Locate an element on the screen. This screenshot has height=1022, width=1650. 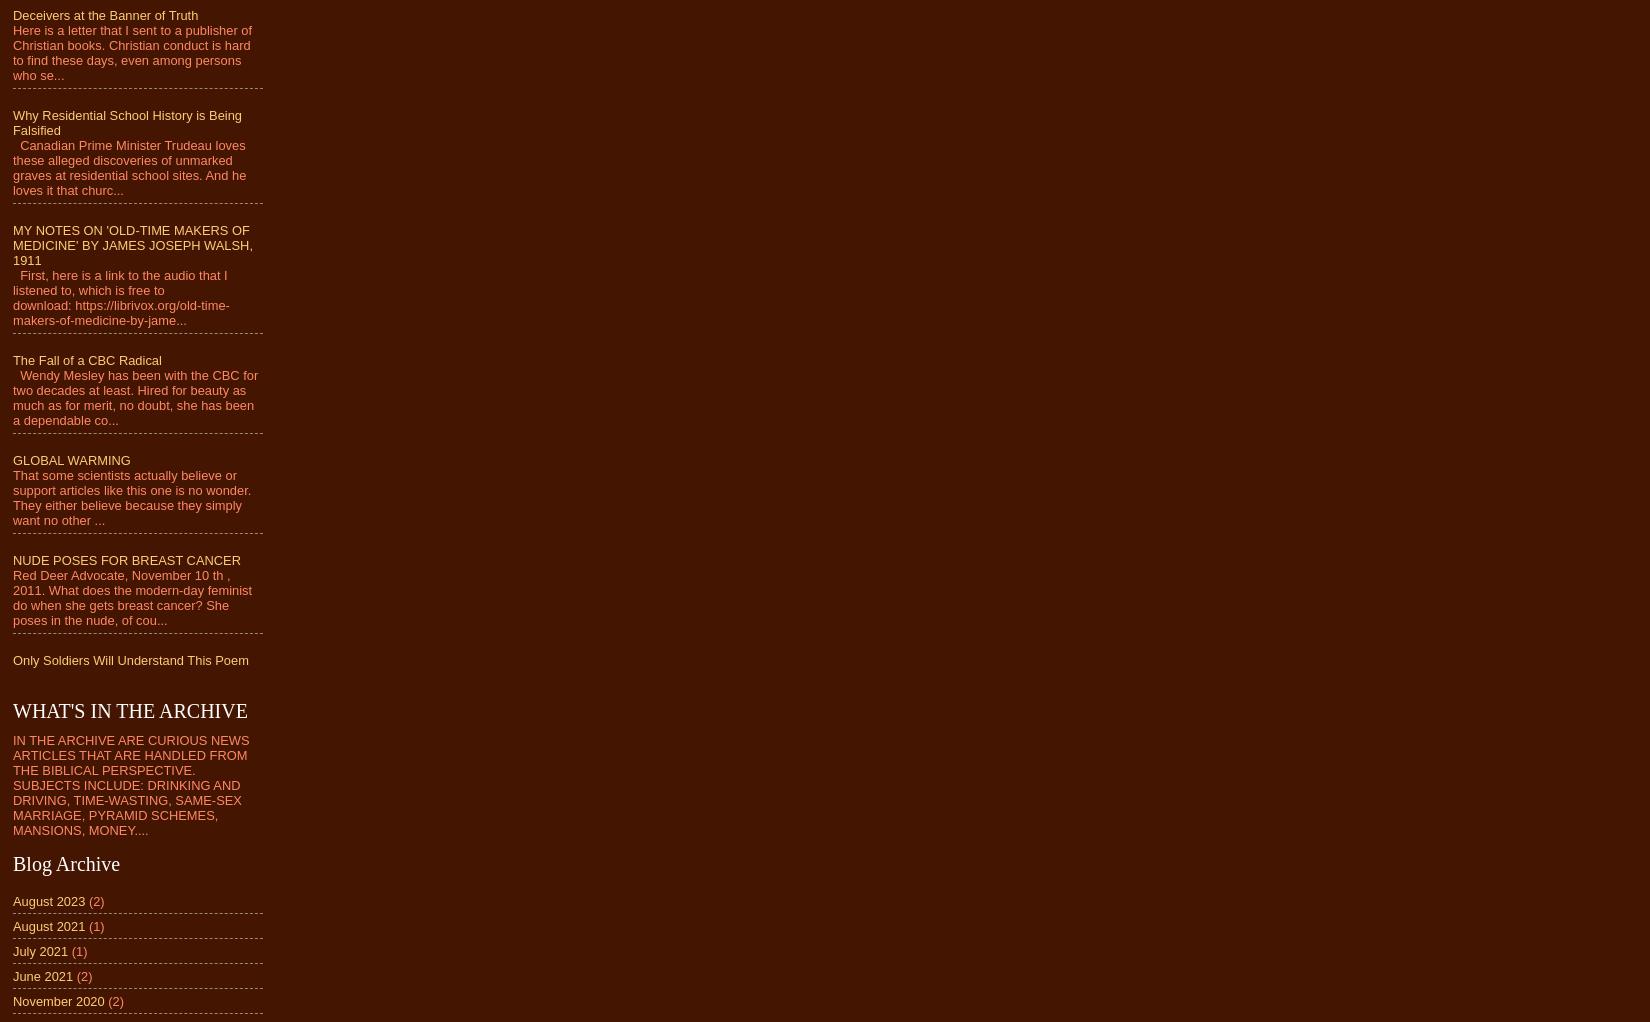
'Only Soldiers Will Understand This Poem' is located at coordinates (130, 659).